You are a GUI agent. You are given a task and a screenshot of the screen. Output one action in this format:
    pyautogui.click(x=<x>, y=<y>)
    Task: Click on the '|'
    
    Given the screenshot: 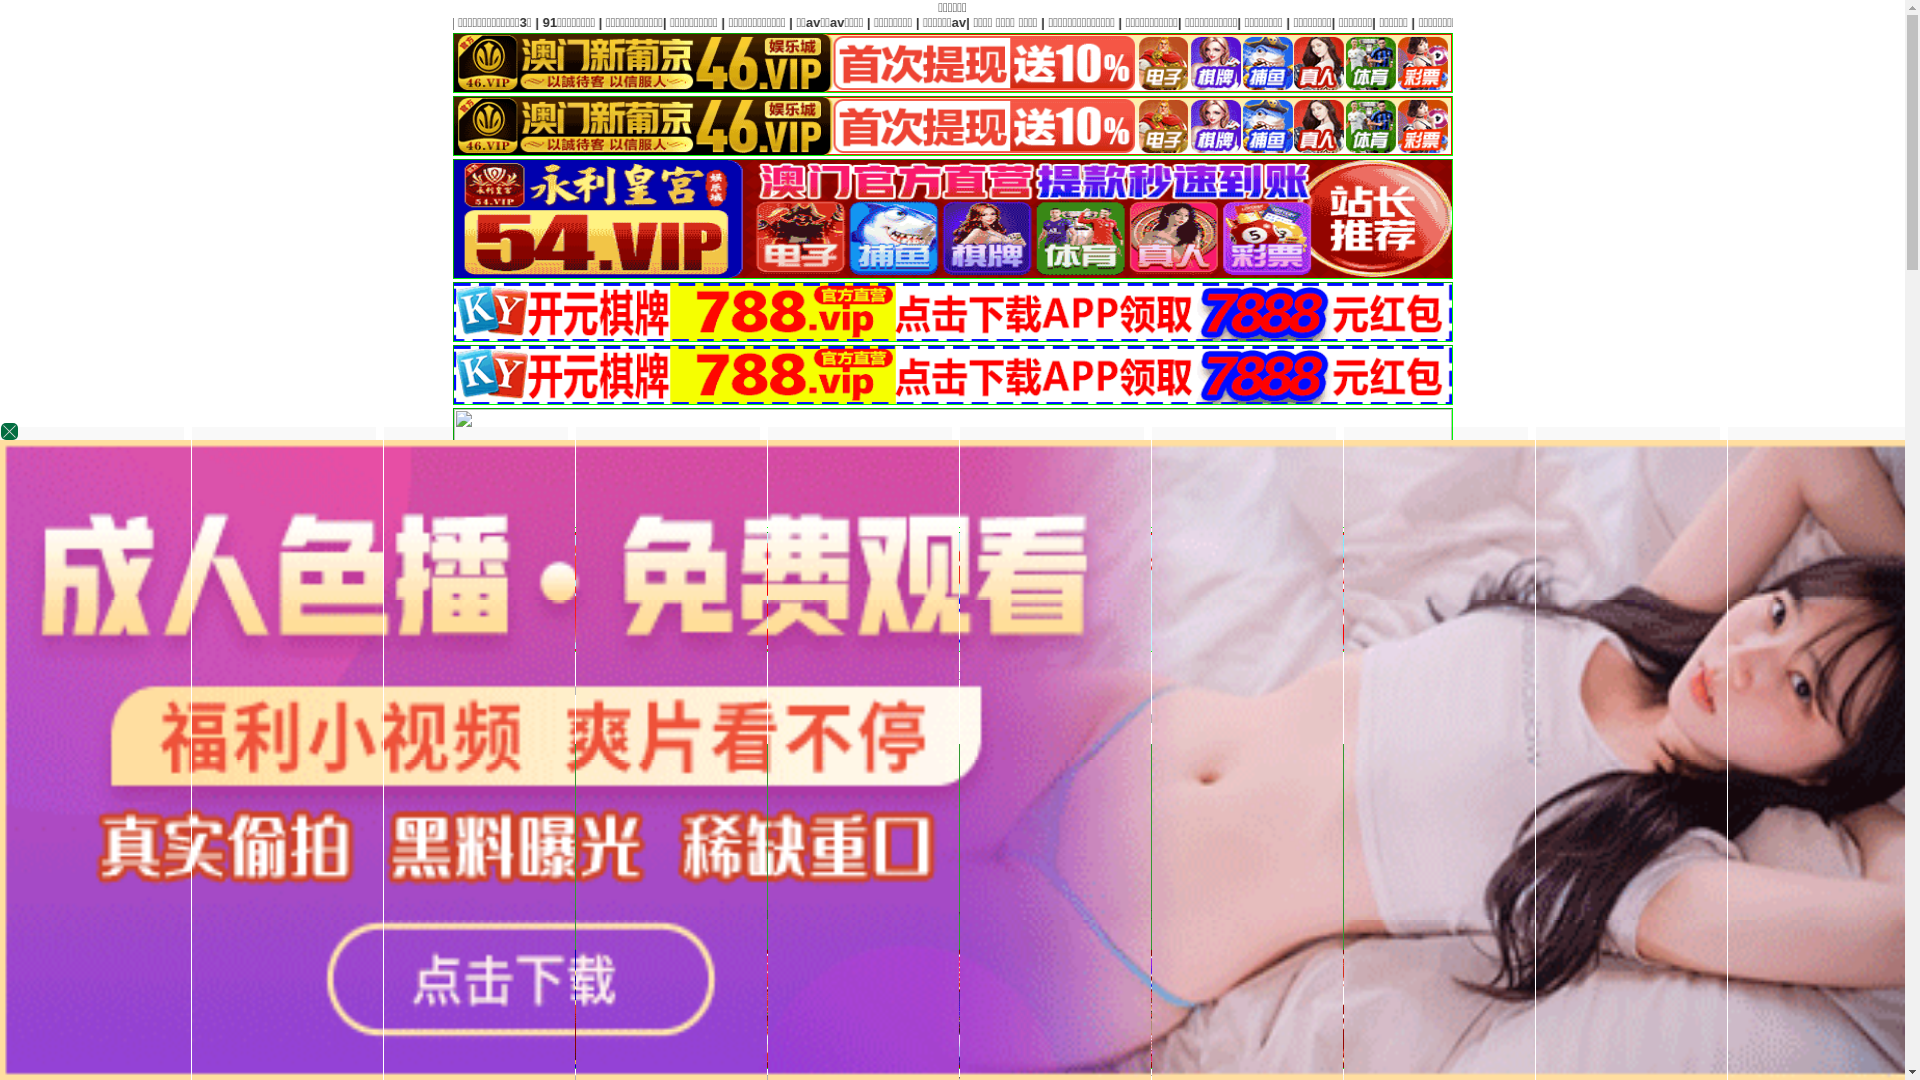 What is the action you would take?
    pyautogui.click(x=1742, y=22)
    